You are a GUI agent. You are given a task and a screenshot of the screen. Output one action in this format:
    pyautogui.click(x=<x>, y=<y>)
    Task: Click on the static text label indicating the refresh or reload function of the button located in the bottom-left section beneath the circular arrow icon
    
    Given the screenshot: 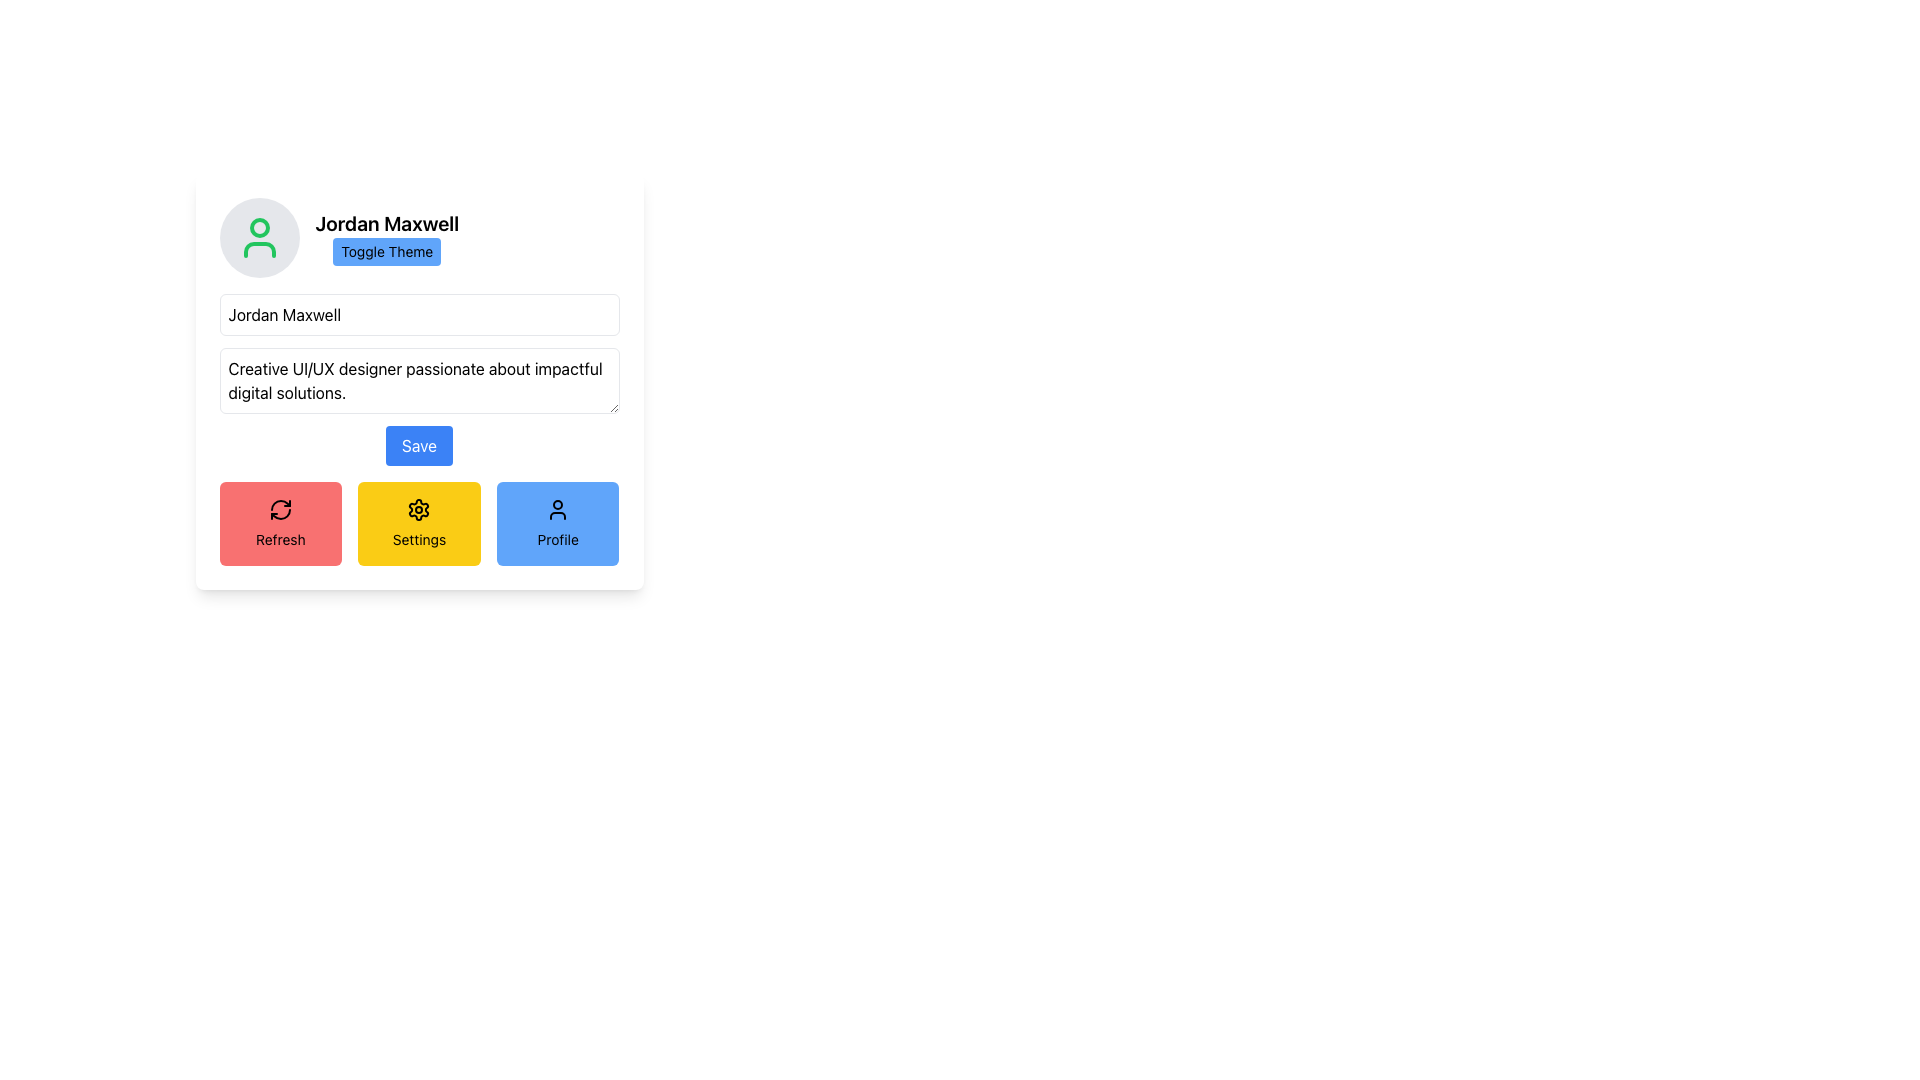 What is the action you would take?
    pyautogui.click(x=279, y=540)
    